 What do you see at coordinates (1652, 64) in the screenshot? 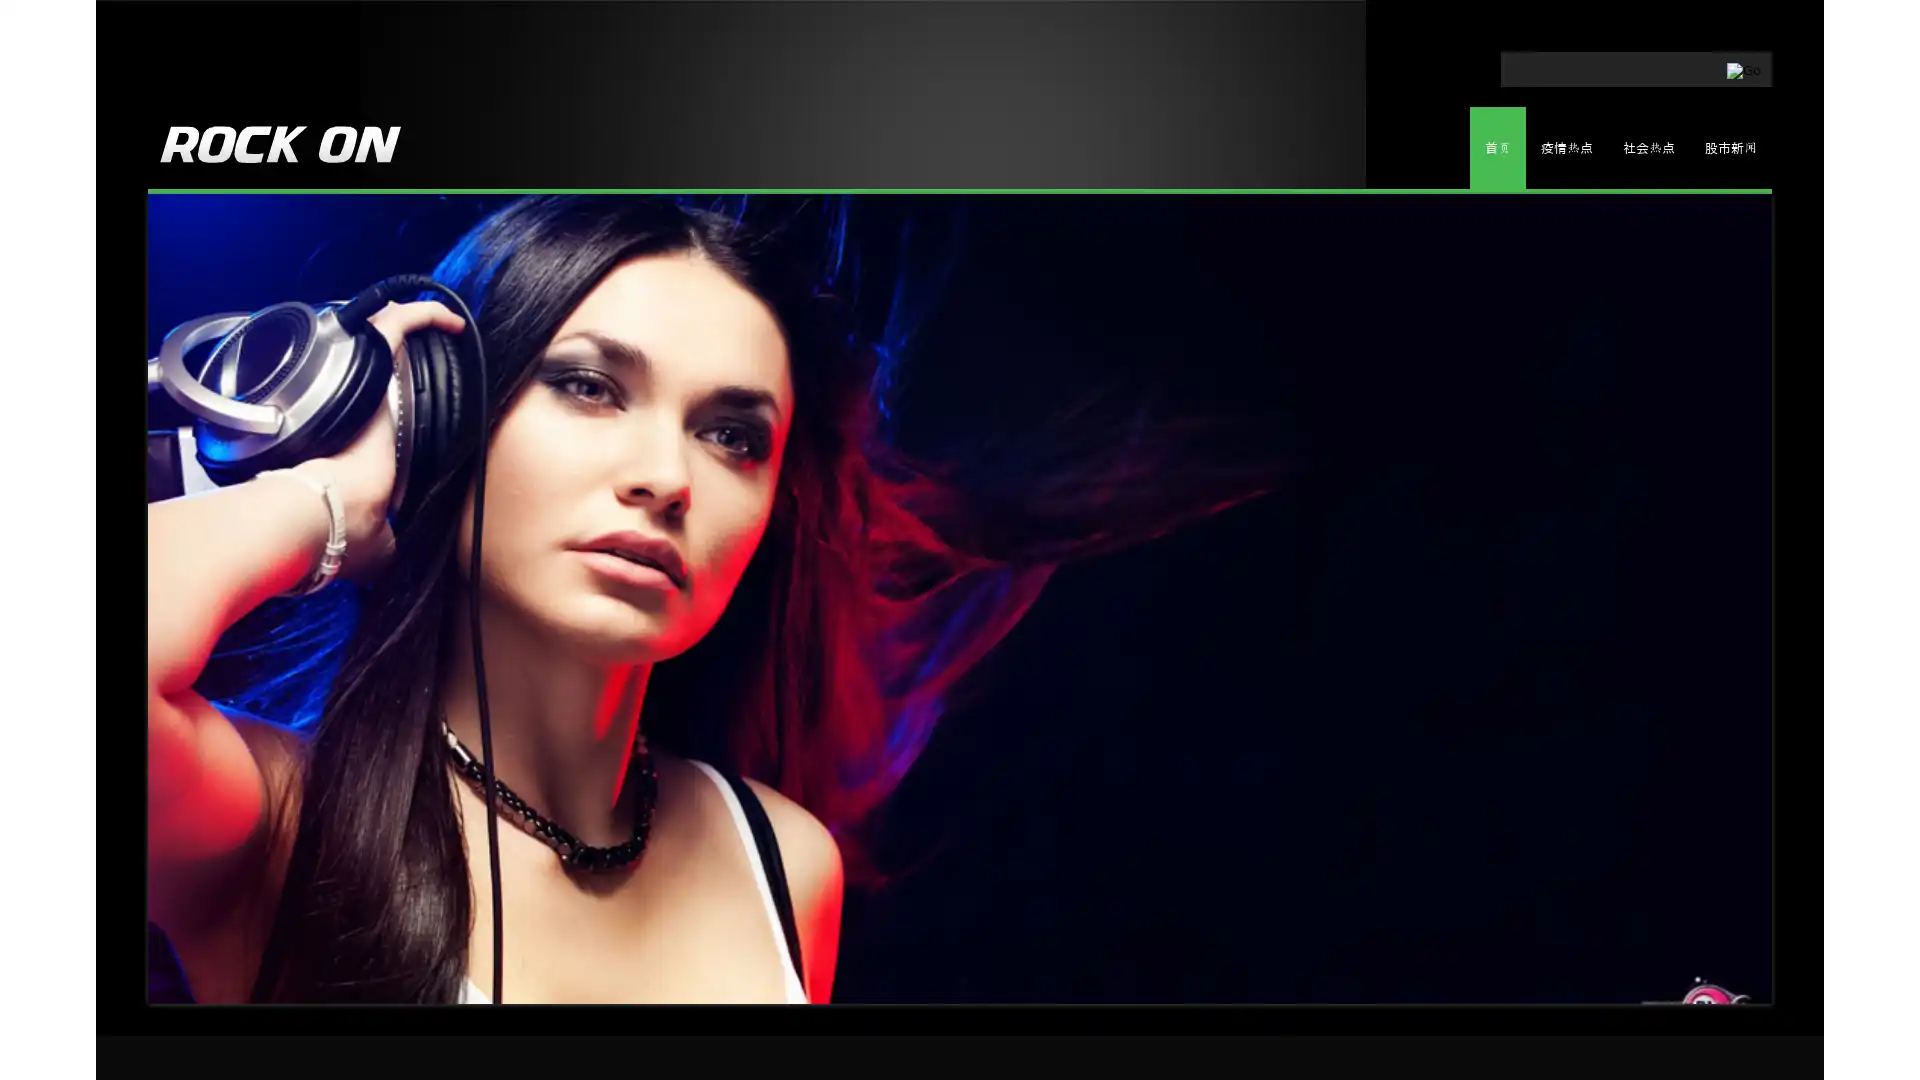
I see `Go` at bounding box center [1652, 64].